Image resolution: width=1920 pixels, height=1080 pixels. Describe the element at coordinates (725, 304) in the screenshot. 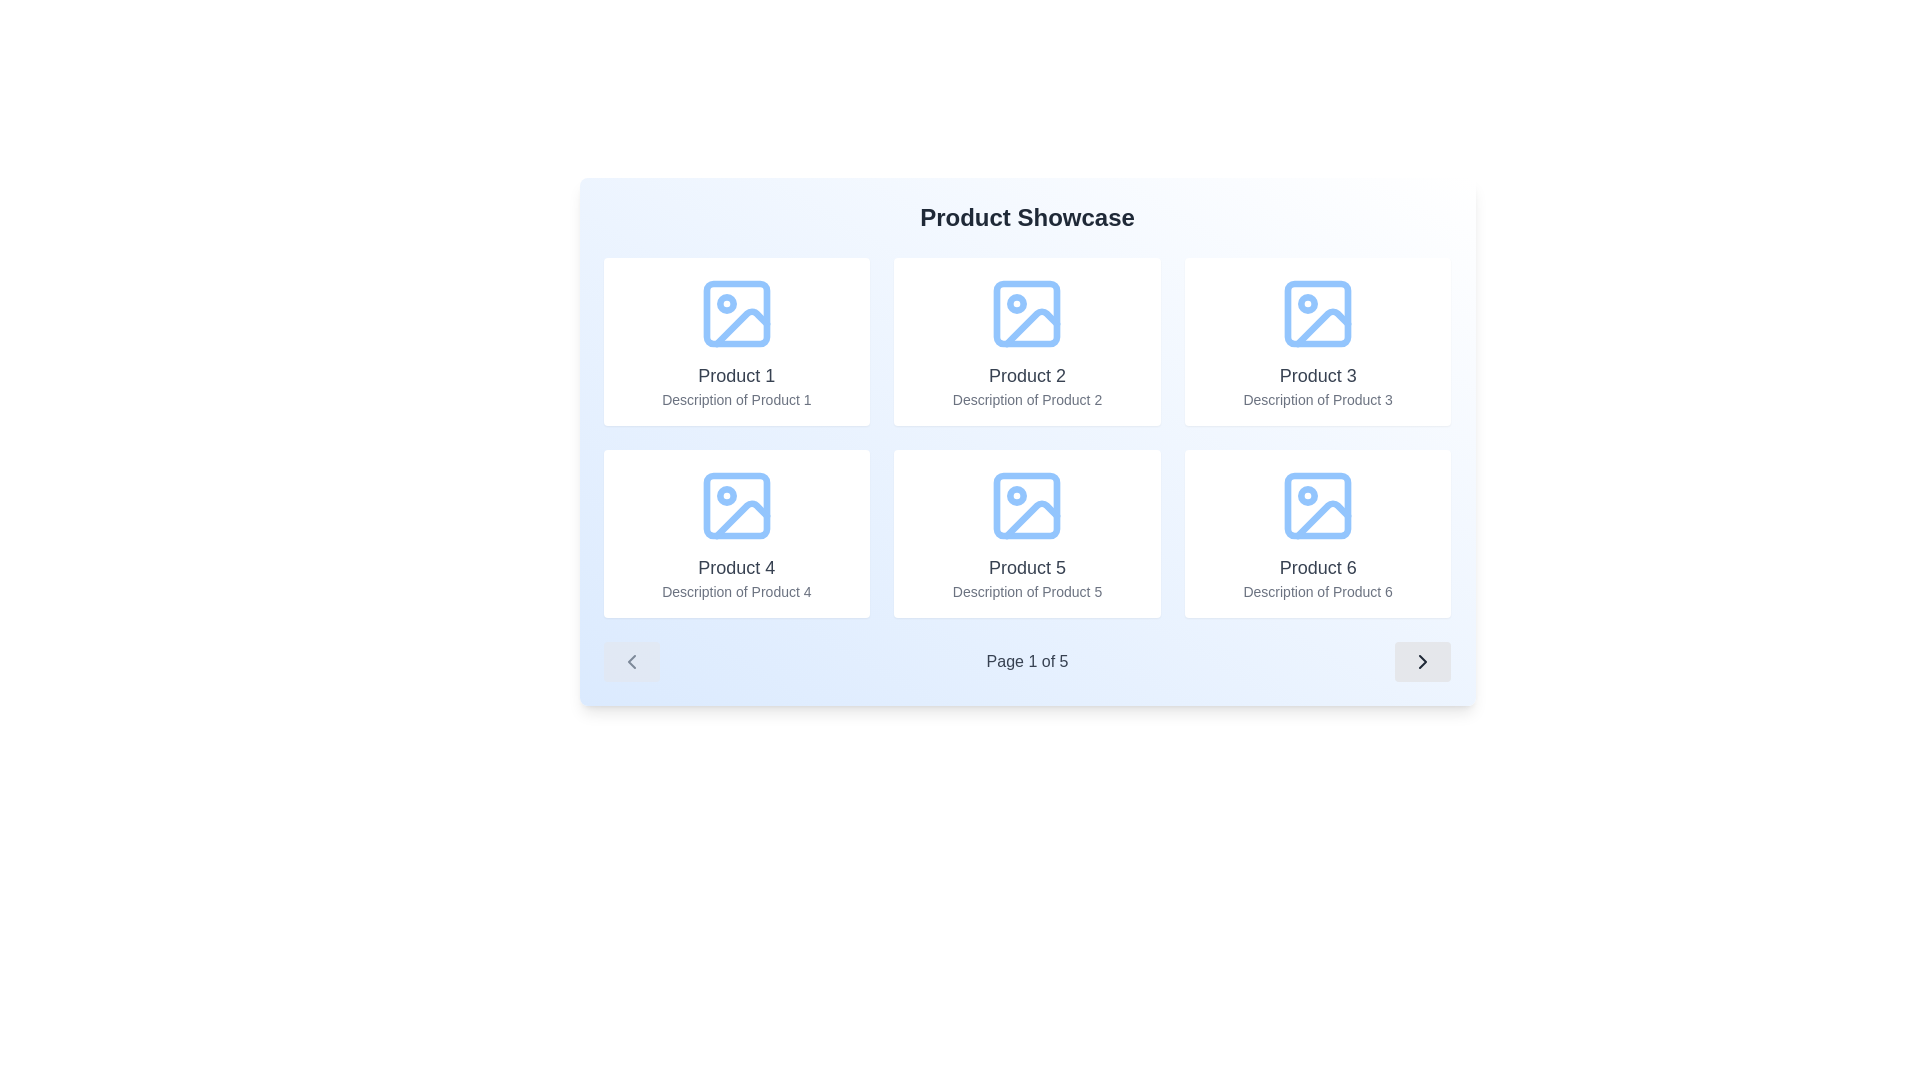

I see `the decorative icon graphic detail located at the top-left corner of the first product's icon within the grid` at that location.